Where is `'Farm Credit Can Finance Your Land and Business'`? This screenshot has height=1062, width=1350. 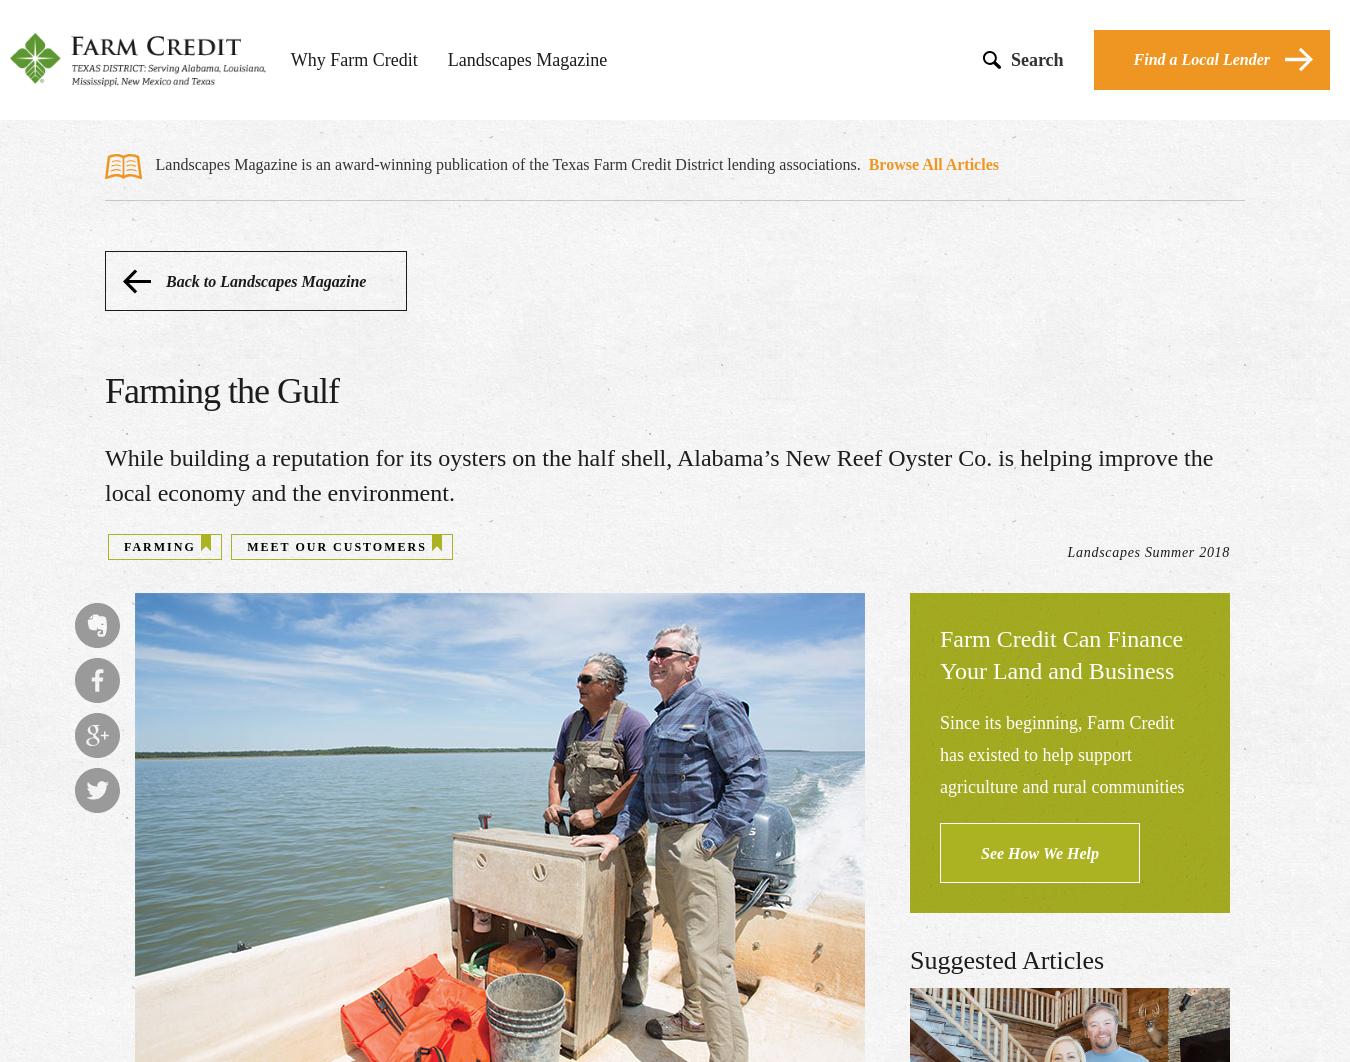
'Farm Credit Can Finance Your Land and Business' is located at coordinates (1060, 655).